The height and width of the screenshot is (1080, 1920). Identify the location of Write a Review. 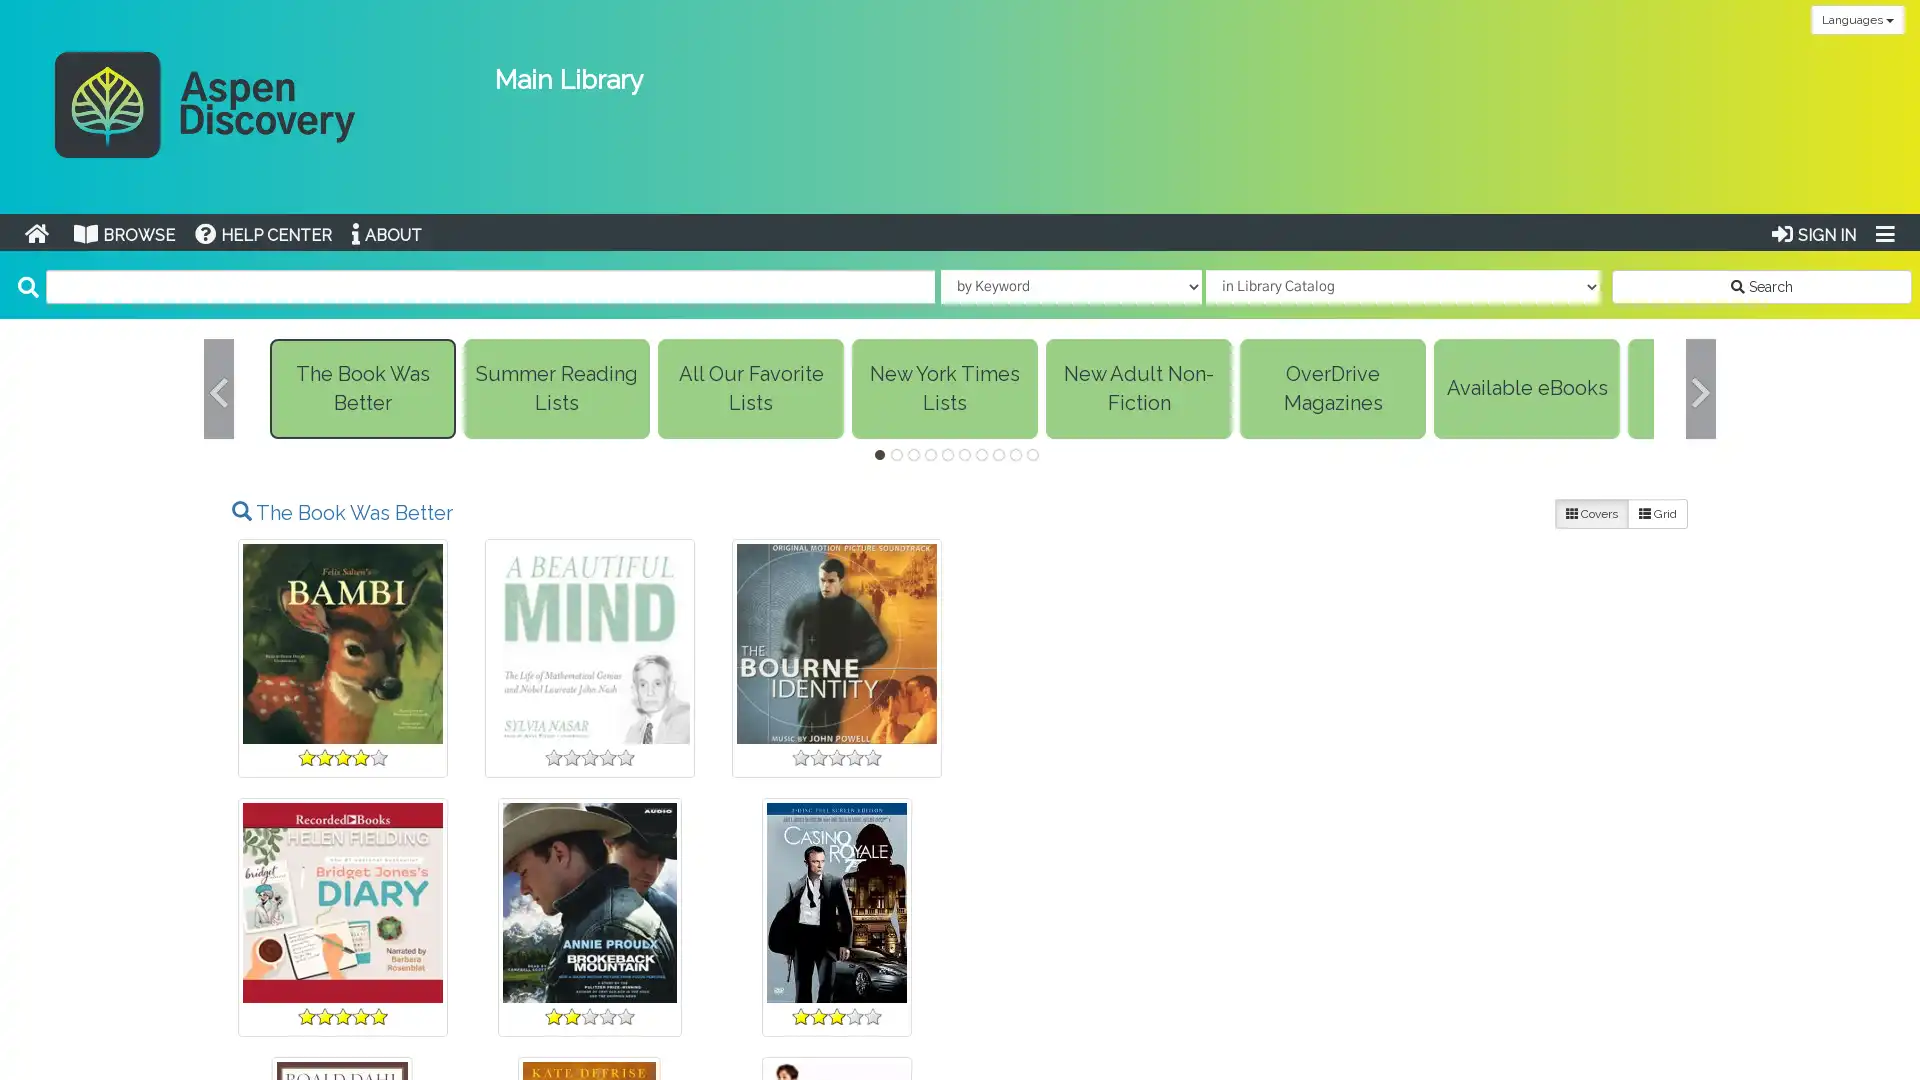
(1576, 1002).